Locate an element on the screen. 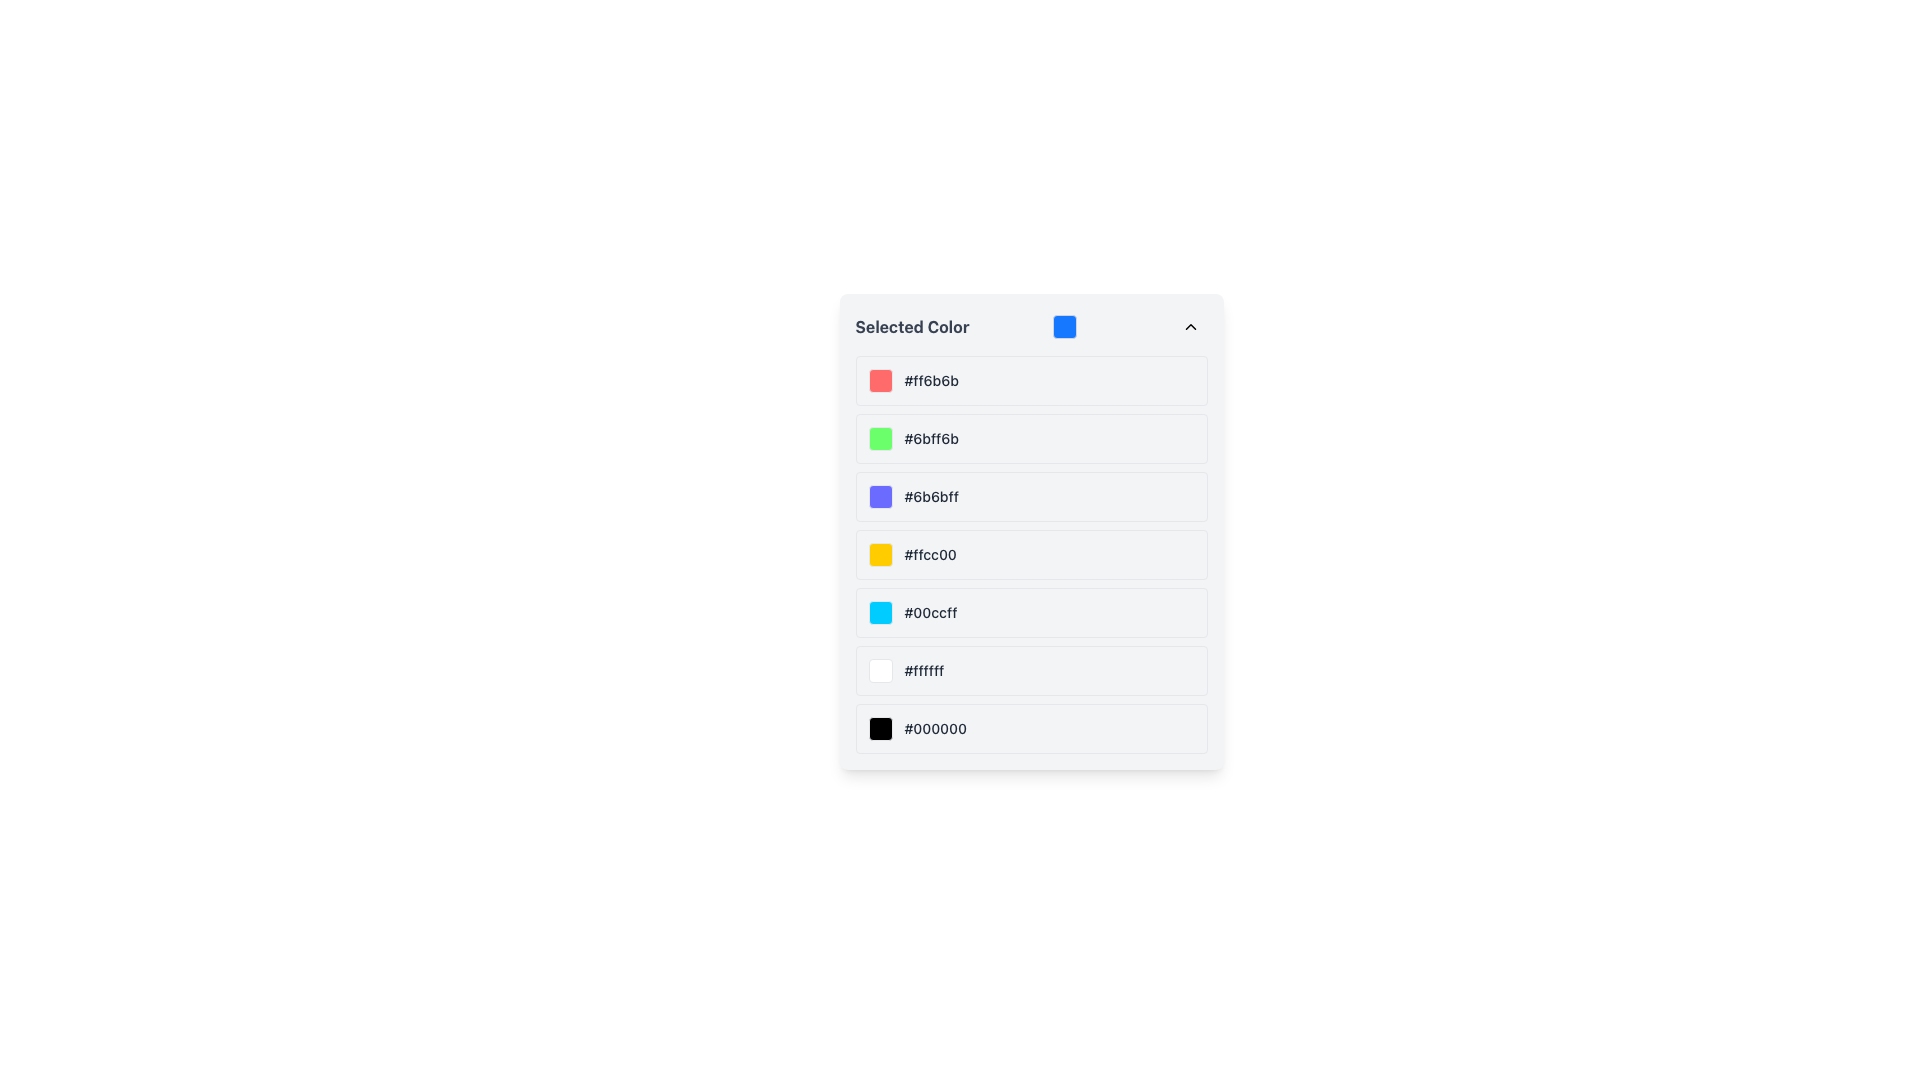 The width and height of the screenshot is (1920, 1080). text from the fourth item in the dropdown menu that displays the hexadecimal code for yellow, which is accompanied by a small yellow square to its left is located at coordinates (929, 555).